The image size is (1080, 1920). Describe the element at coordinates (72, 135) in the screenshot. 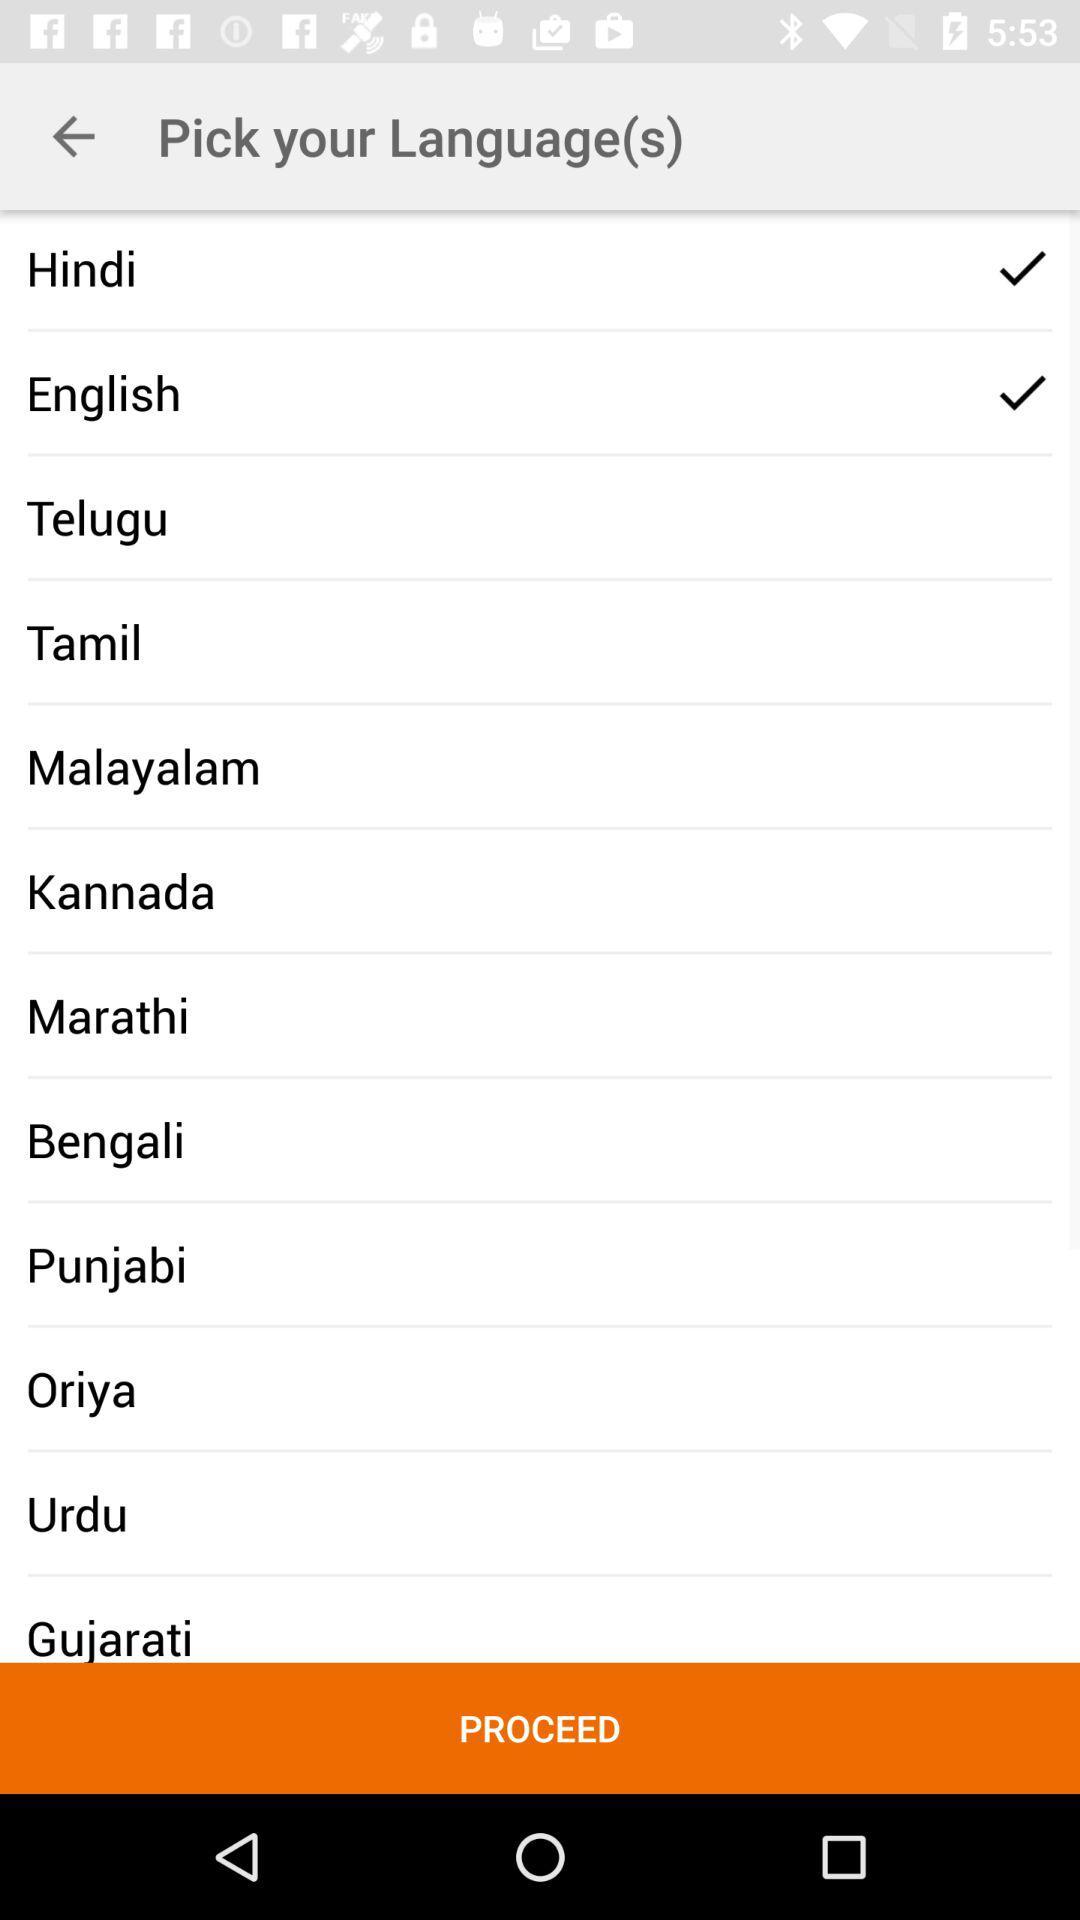

I see `the item to the left of pick your language` at that location.